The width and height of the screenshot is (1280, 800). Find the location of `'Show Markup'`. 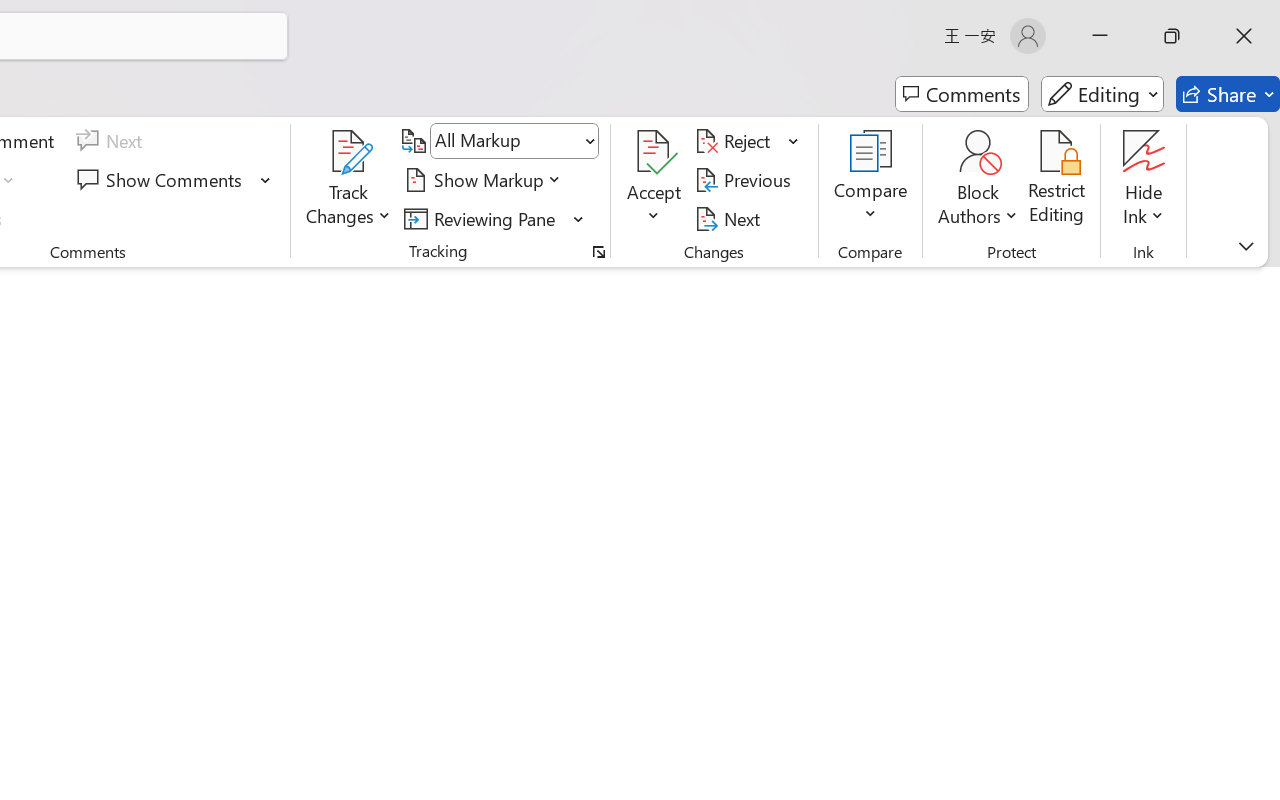

'Show Markup' is located at coordinates (485, 179).